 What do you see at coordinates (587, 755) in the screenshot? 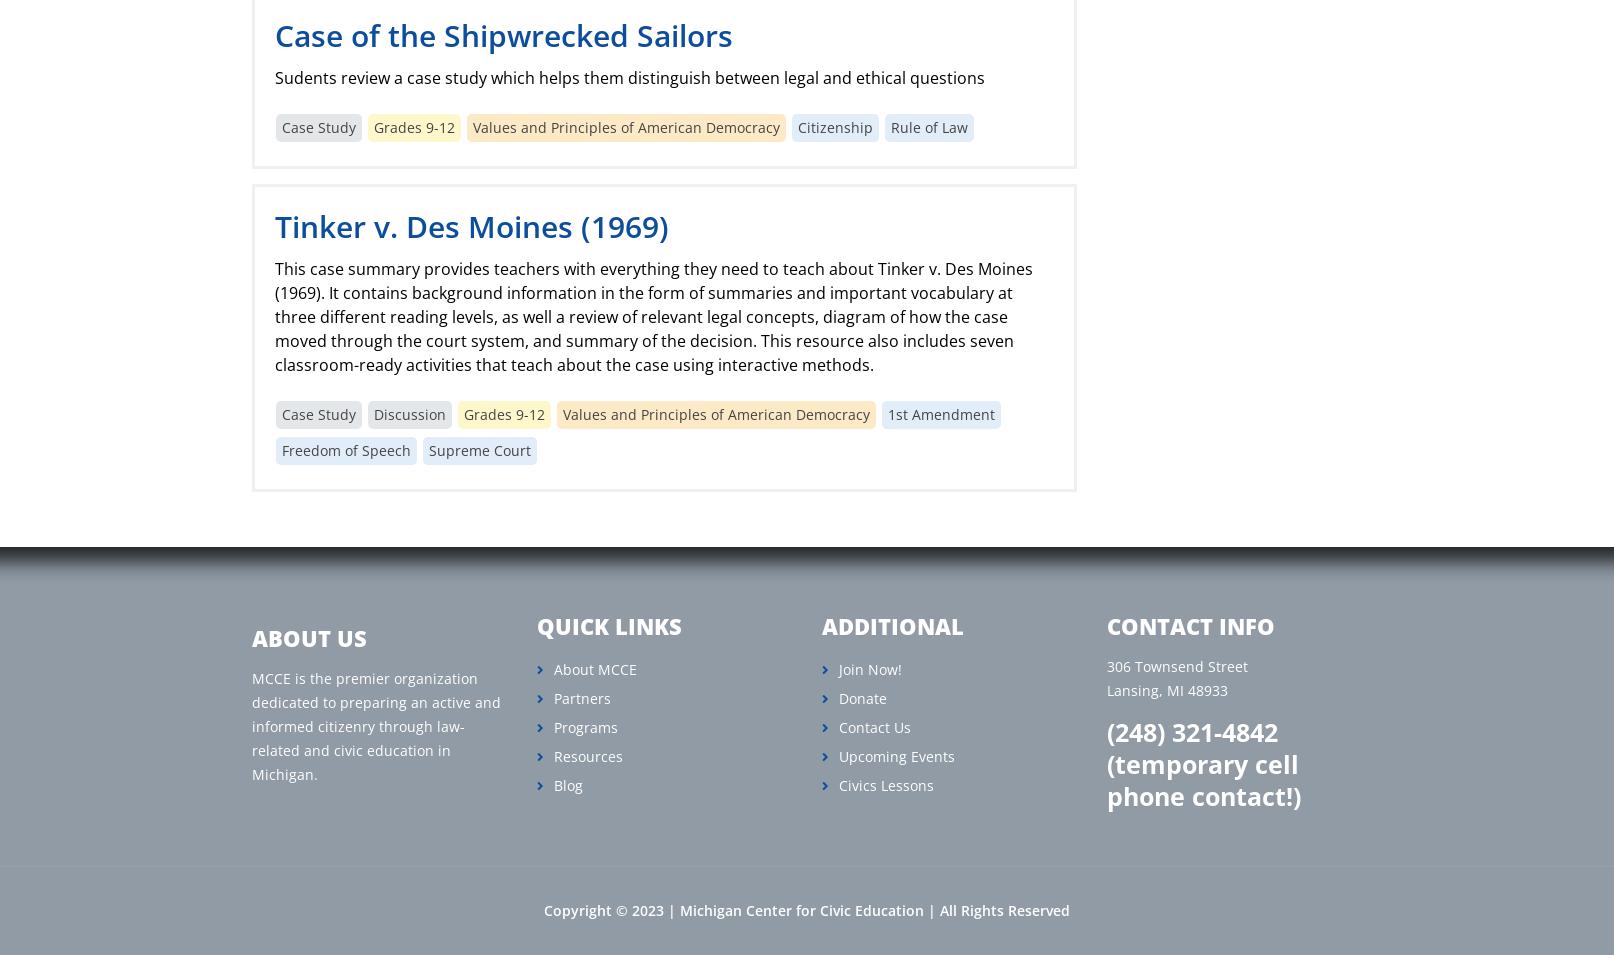
I see `'Resources'` at bounding box center [587, 755].